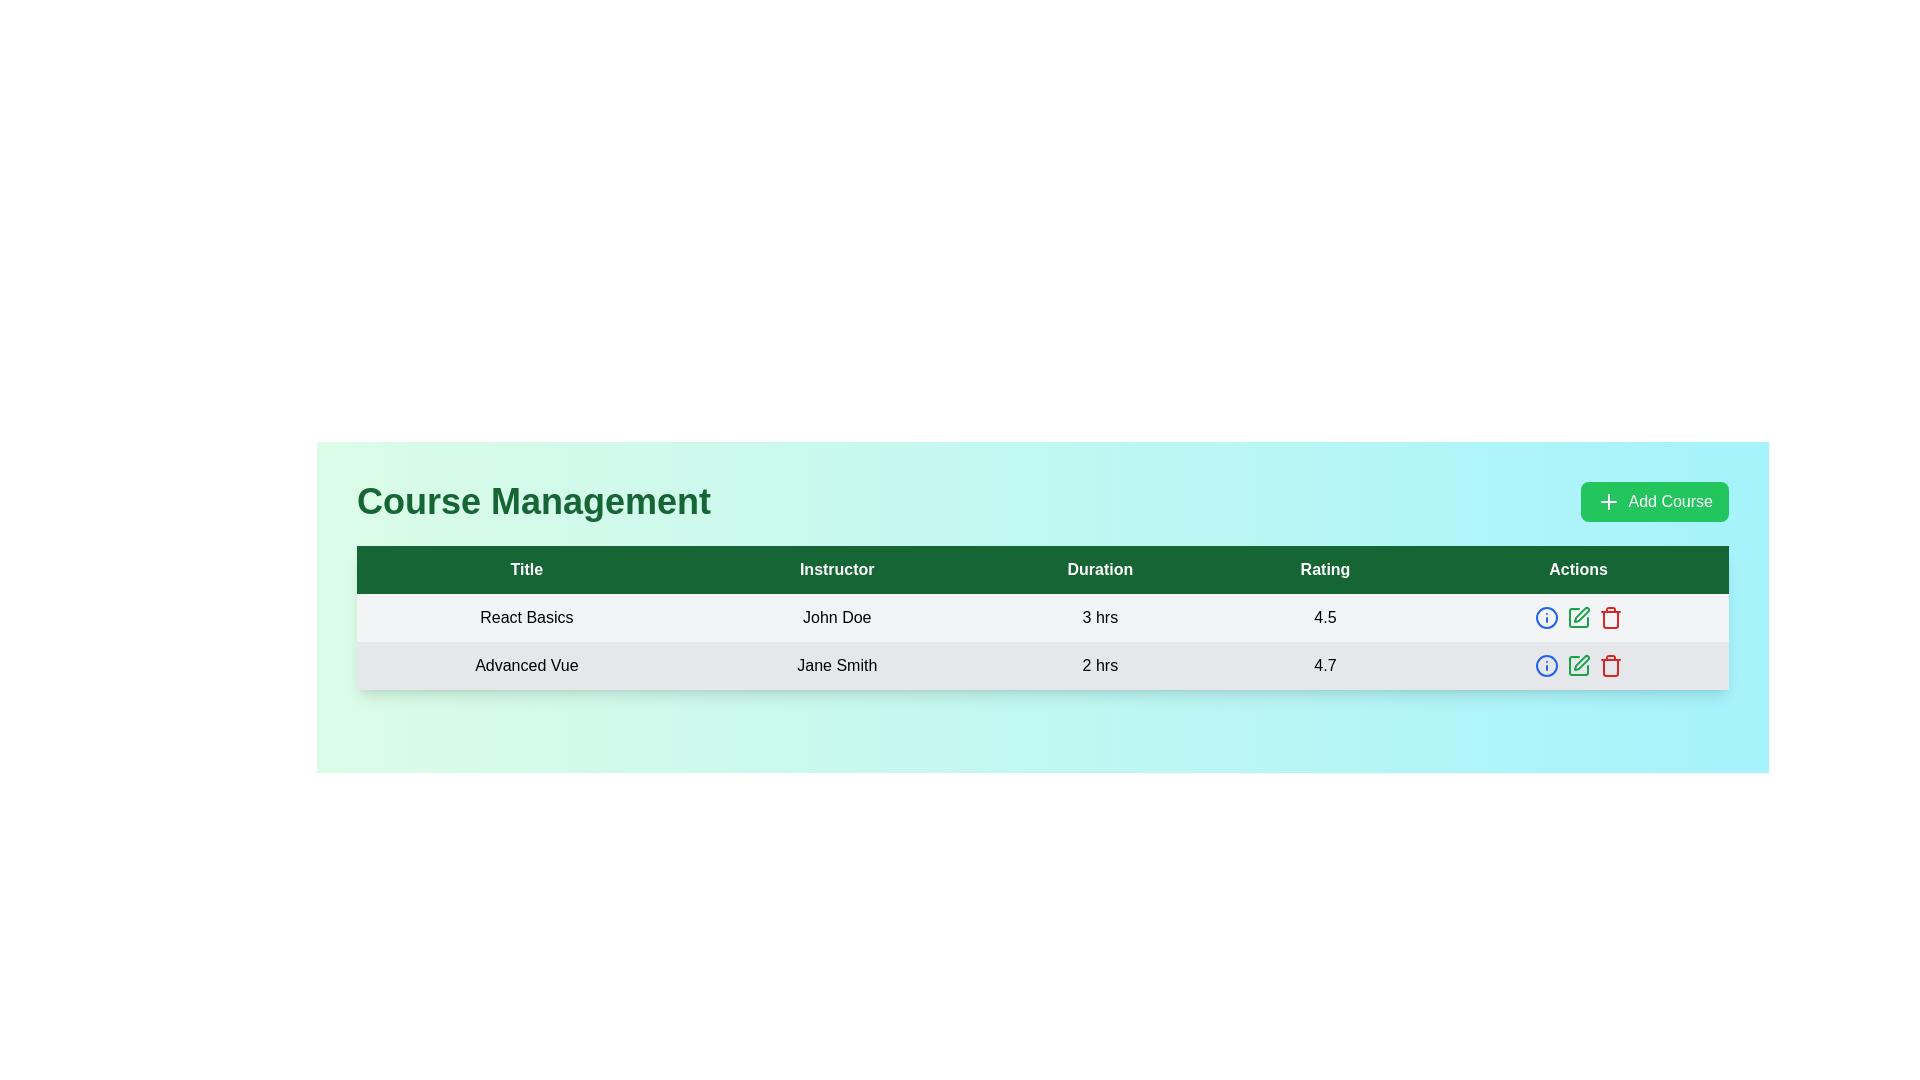 The image size is (1920, 1080). I want to click on the 'Course Management' text header element, which is styled in green, bold, and large font and positioned prominently above a table layout, so click(533, 500).